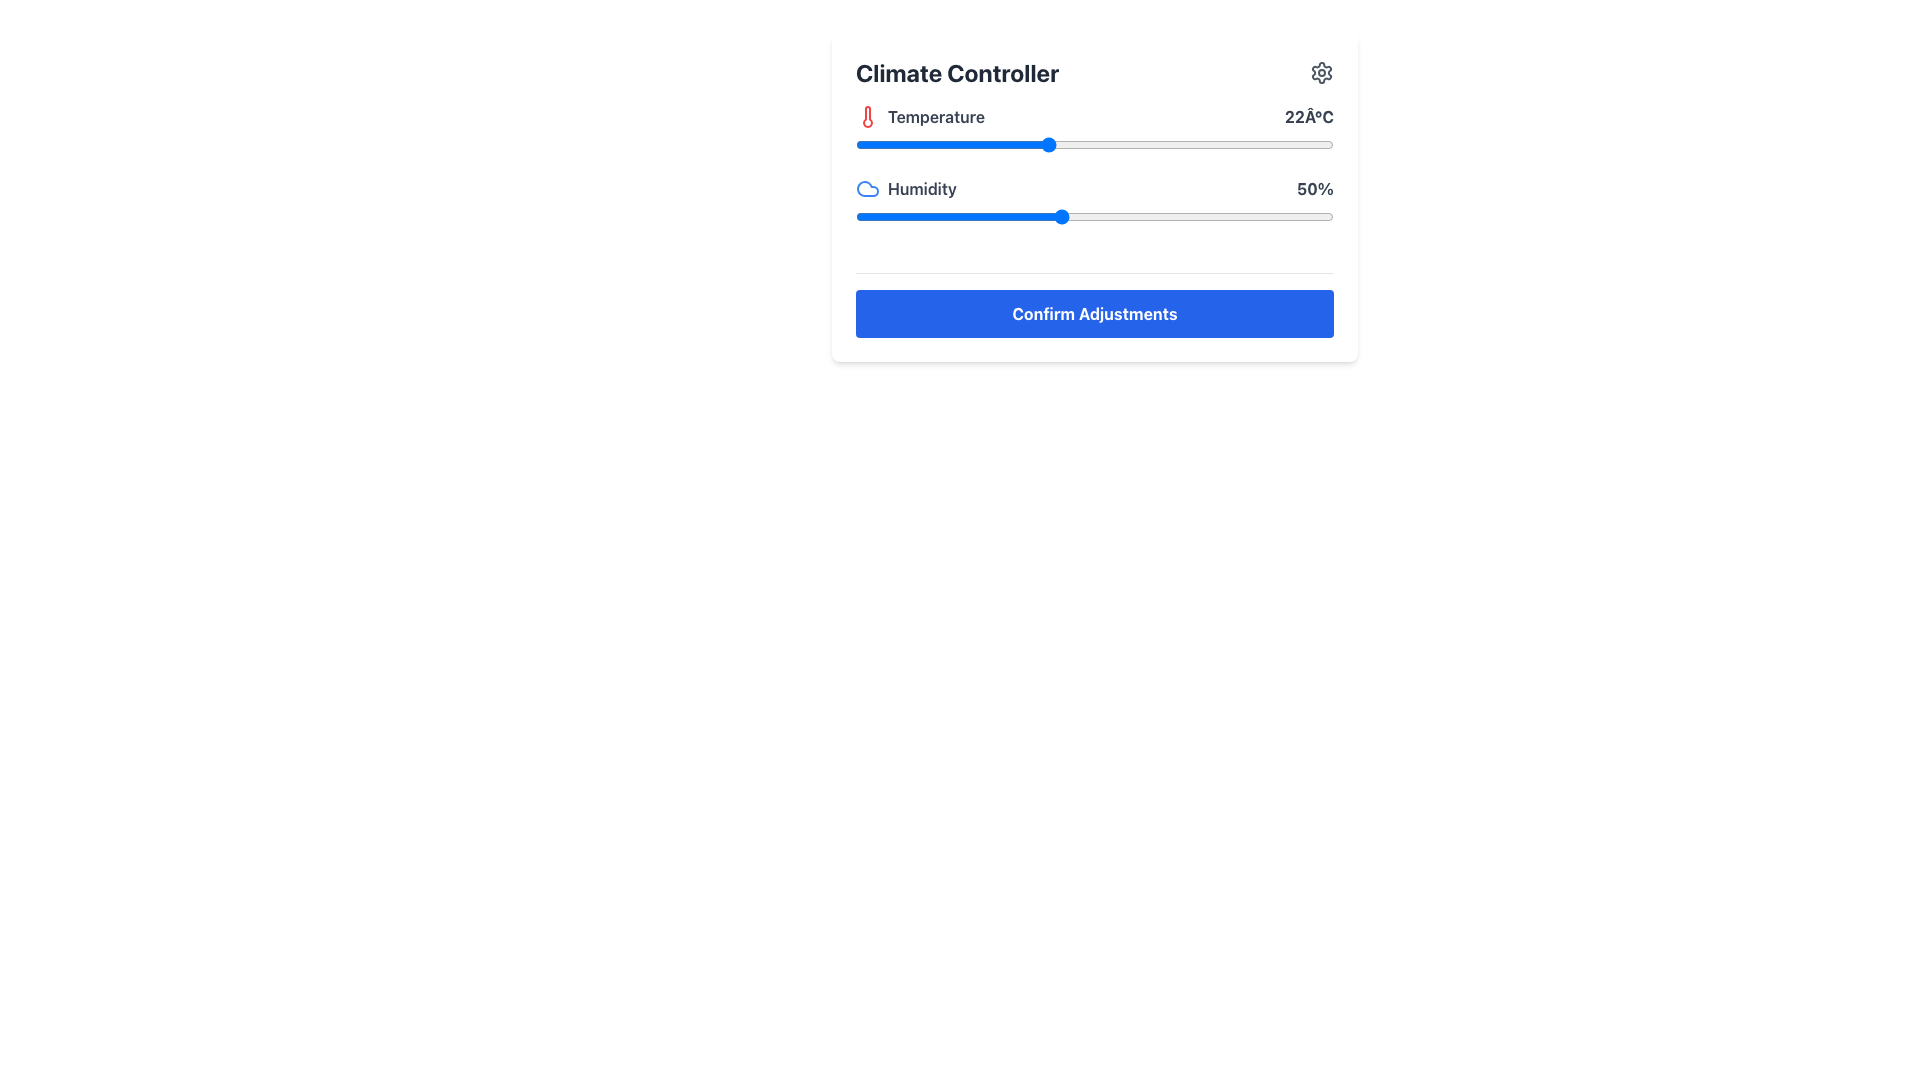  Describe the element at coordinates (1321, 72) in the screenshot. I see `the gear-shaped settings icon located at the top-right corner of the 'Climate Controller' panel` at that location.